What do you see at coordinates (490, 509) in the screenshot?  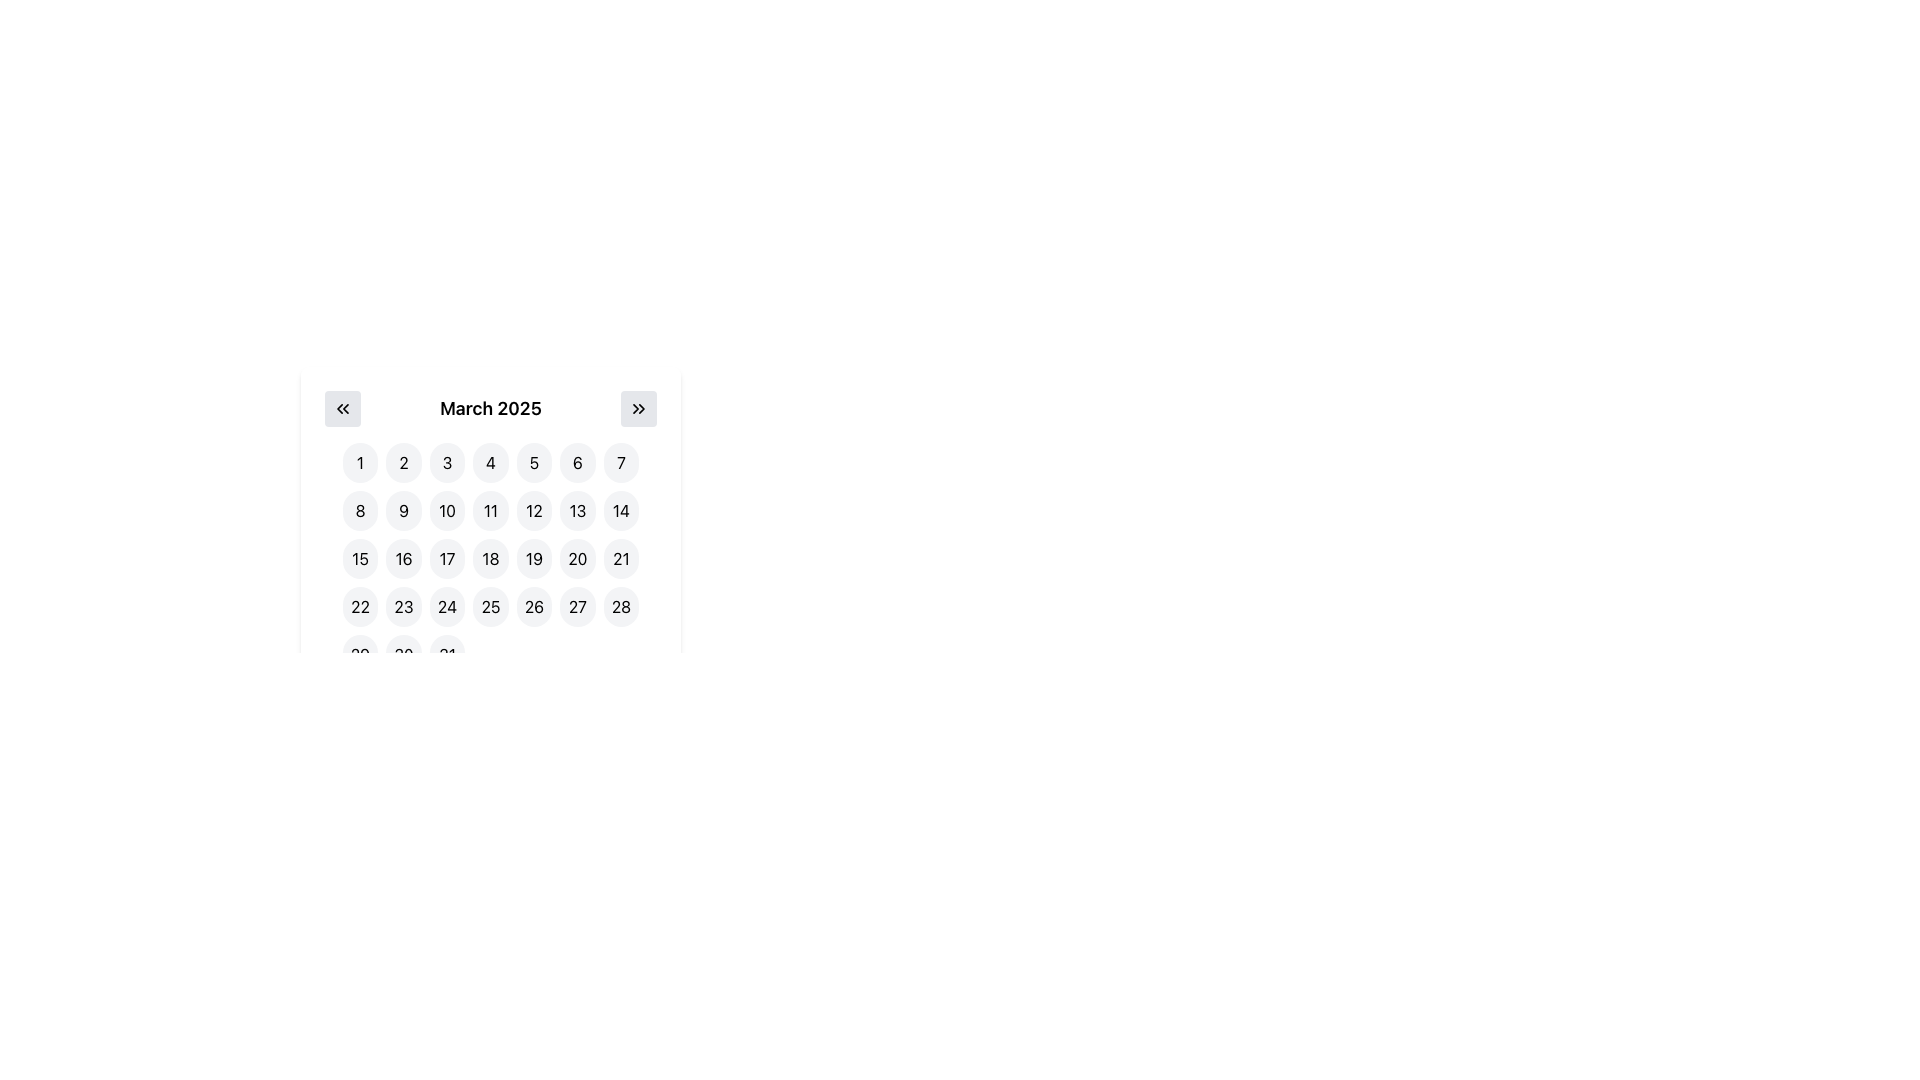 I see `the circular button labeled '11' in the second row and fourth column of the calendar grid` at bounding box center [490, 509].